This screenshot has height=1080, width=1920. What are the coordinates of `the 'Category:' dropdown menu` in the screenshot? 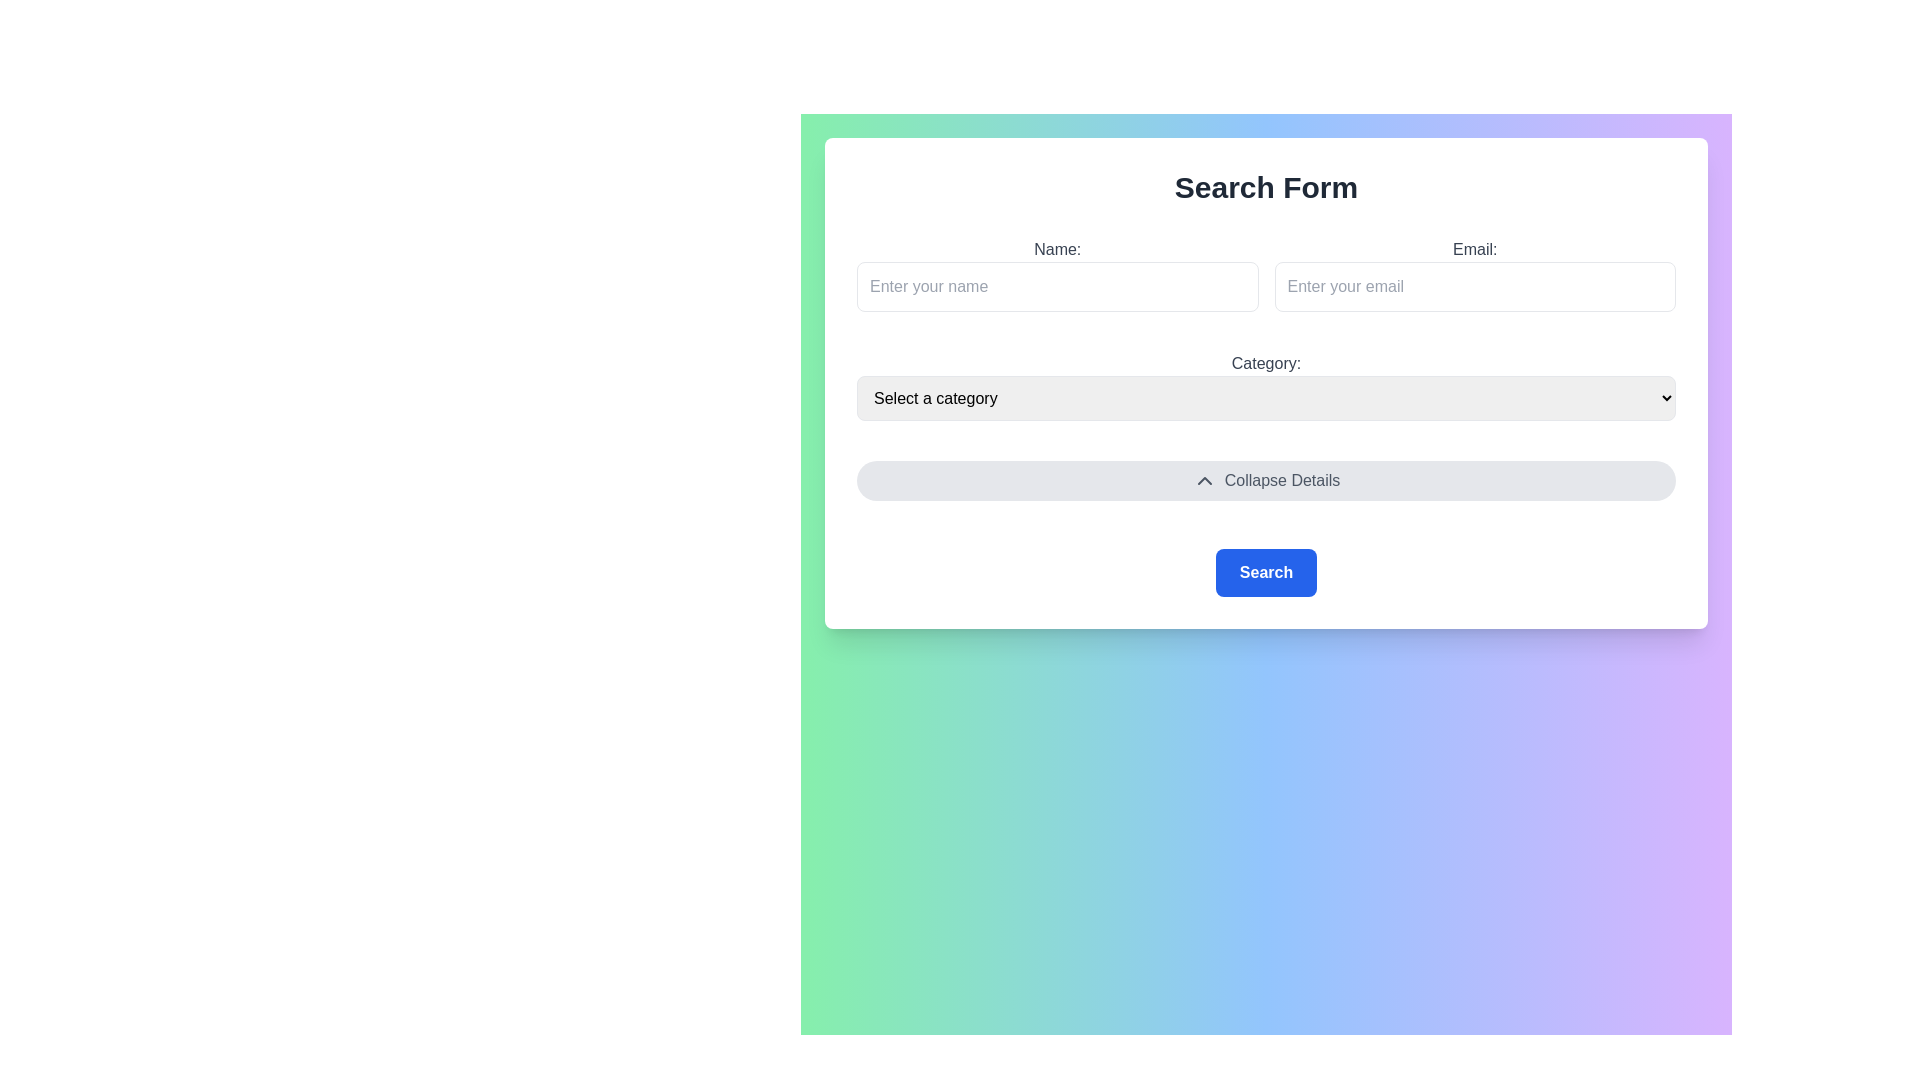 It's located at (1265, 386).